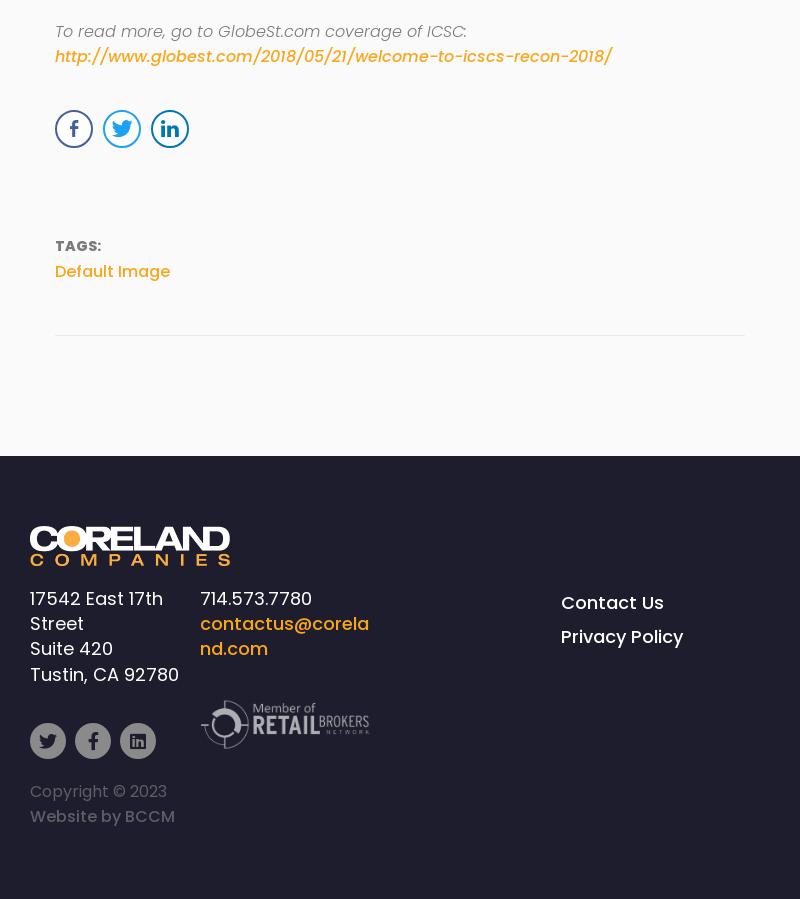  Describe the element at coordinates (96, 609) in the screenshot. I see `'17542 East 17th Street'` at that location.